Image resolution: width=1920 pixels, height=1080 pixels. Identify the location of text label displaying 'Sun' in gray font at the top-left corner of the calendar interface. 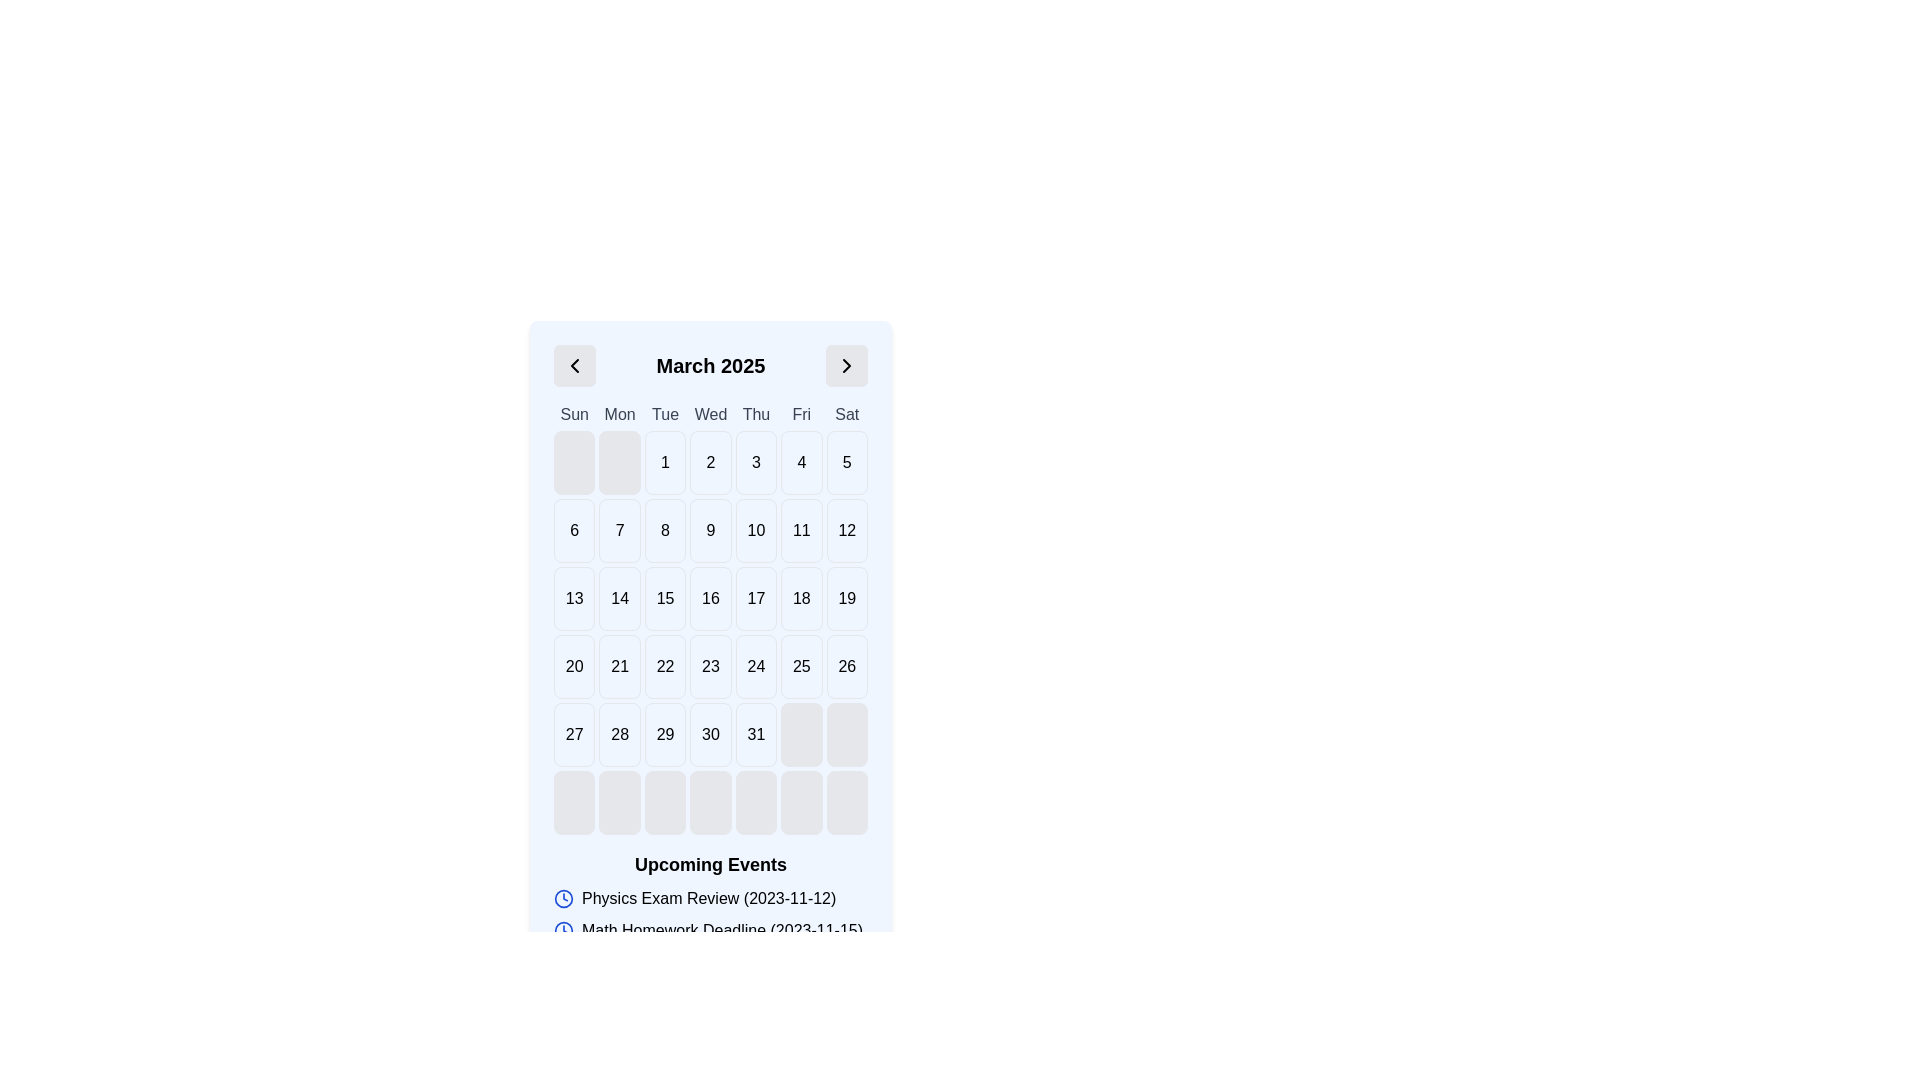
(573, 414).